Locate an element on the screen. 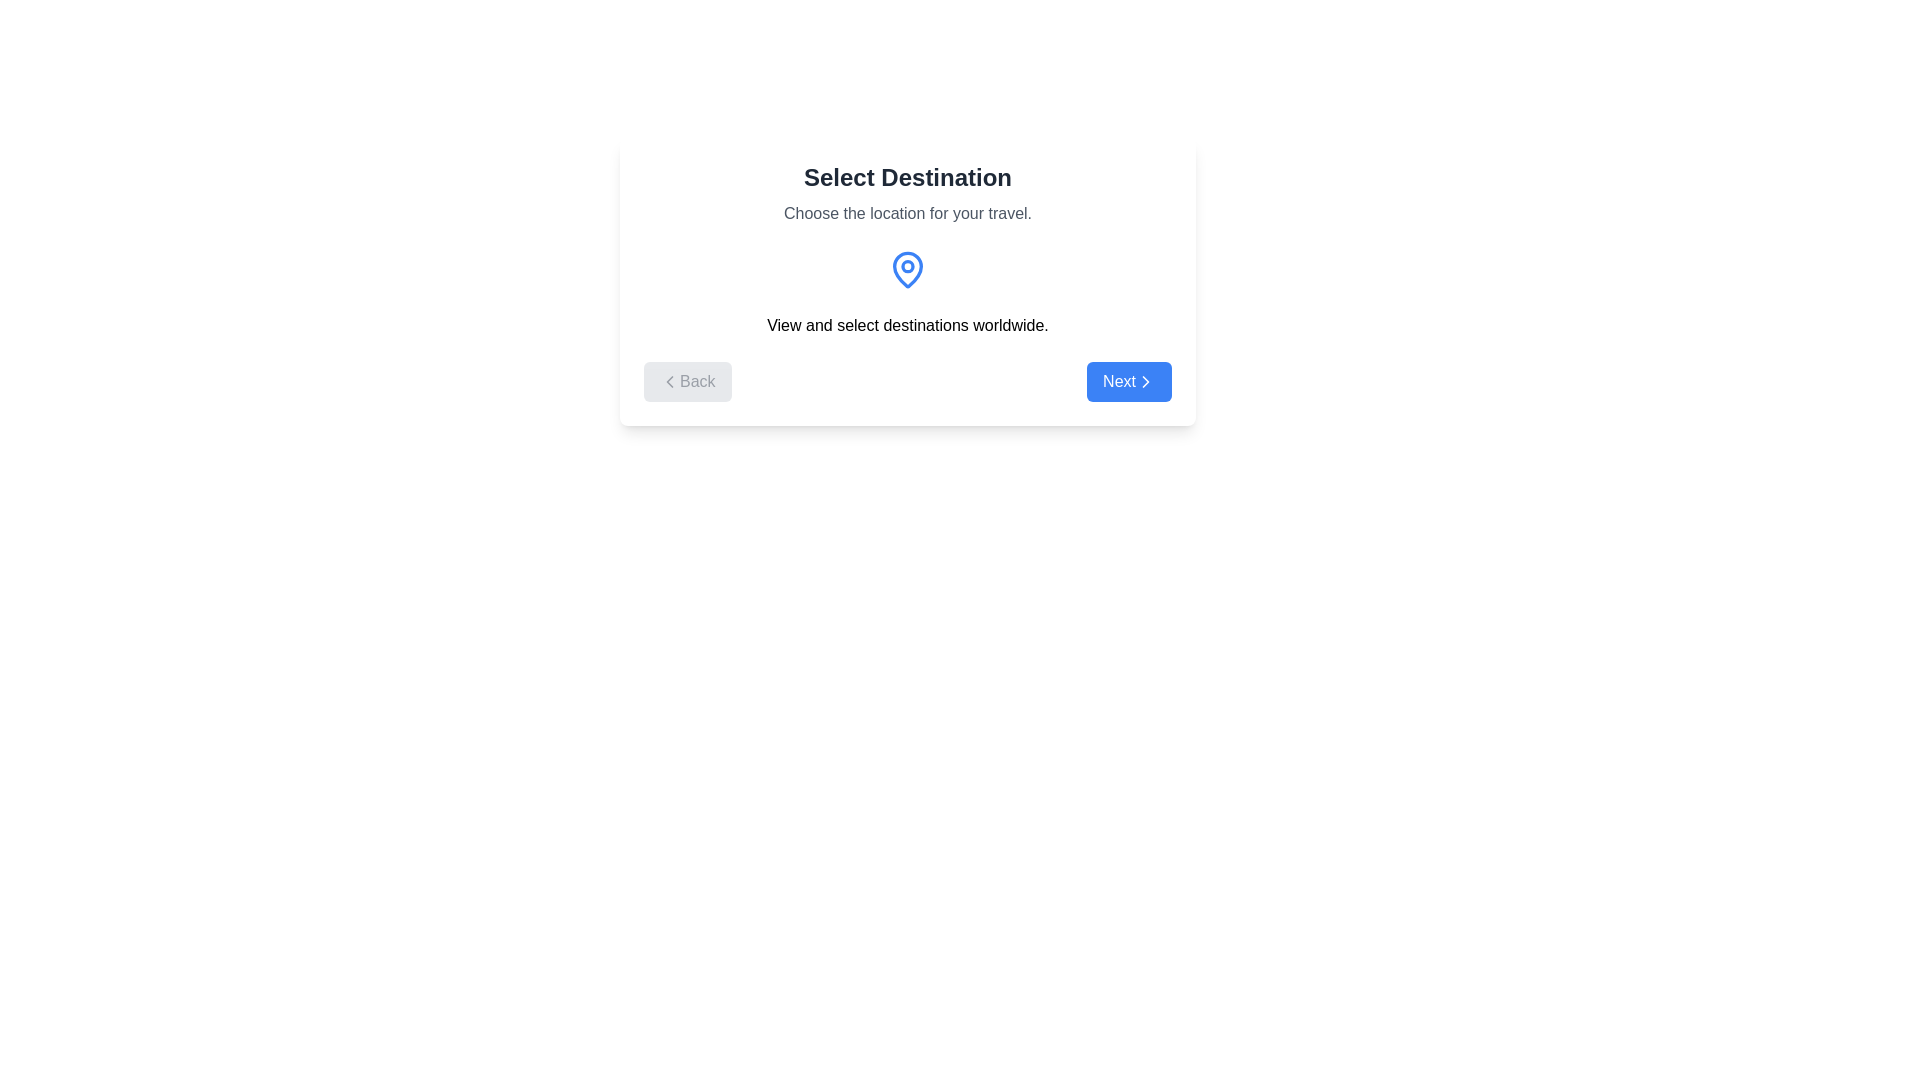  the Chevron arrow icon located at the right side of the blue 'Next' button is located at coordinates (1146, 381).